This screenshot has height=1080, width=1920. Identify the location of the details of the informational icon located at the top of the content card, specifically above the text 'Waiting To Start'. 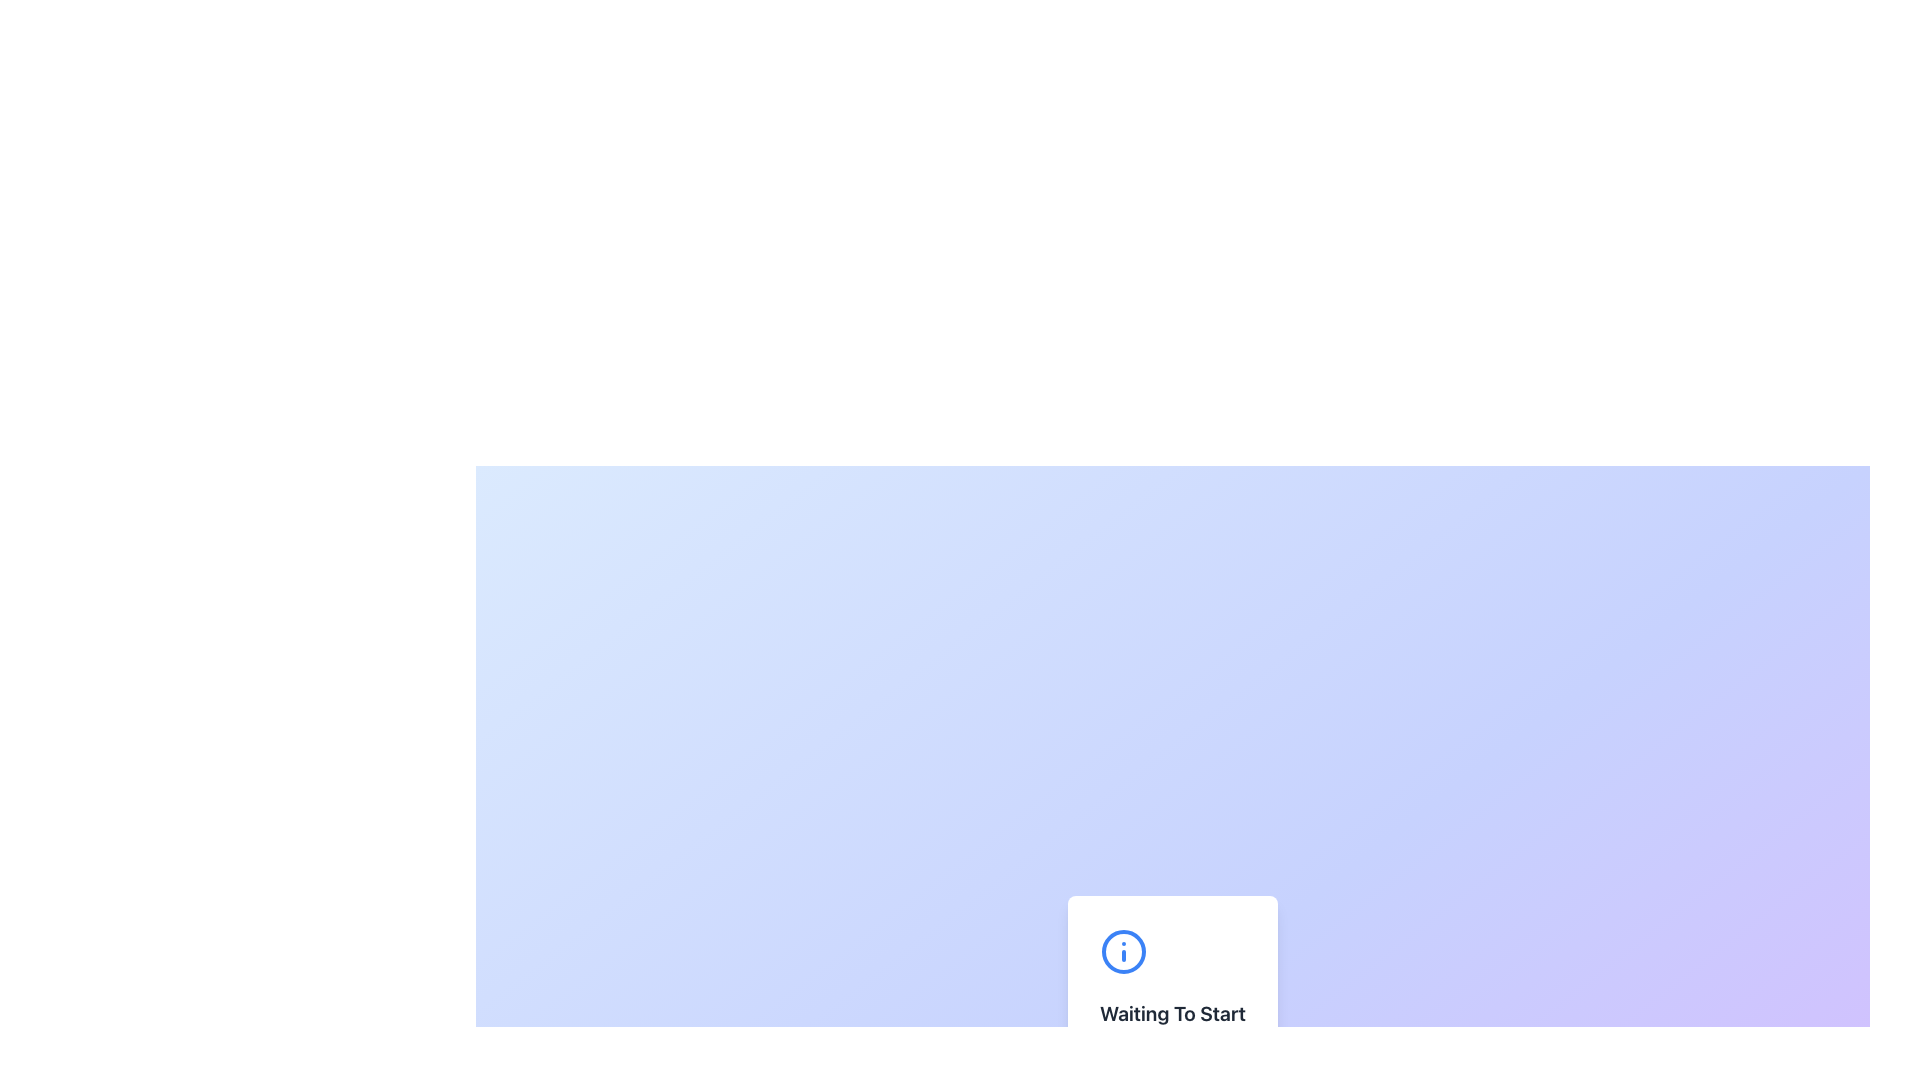
(1172, 951).